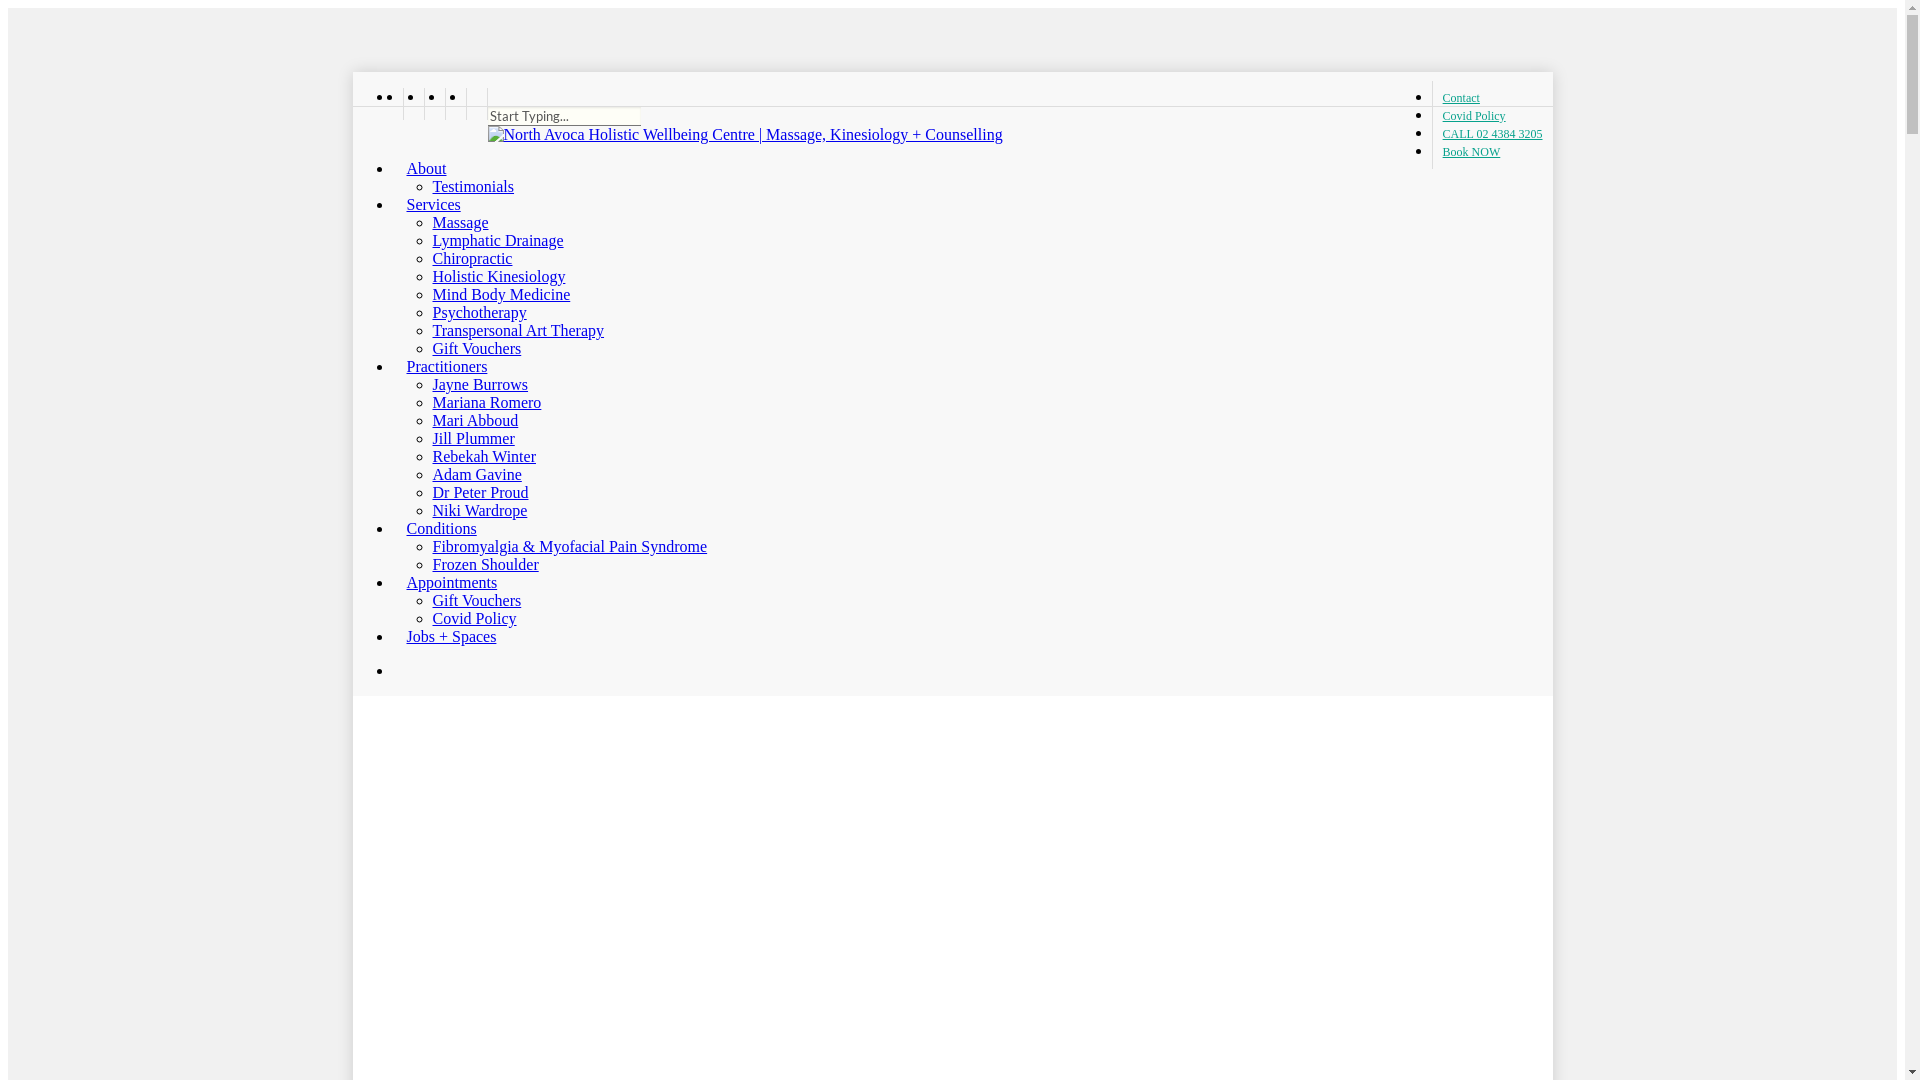  I want to click on 'About', so click(392, 167).